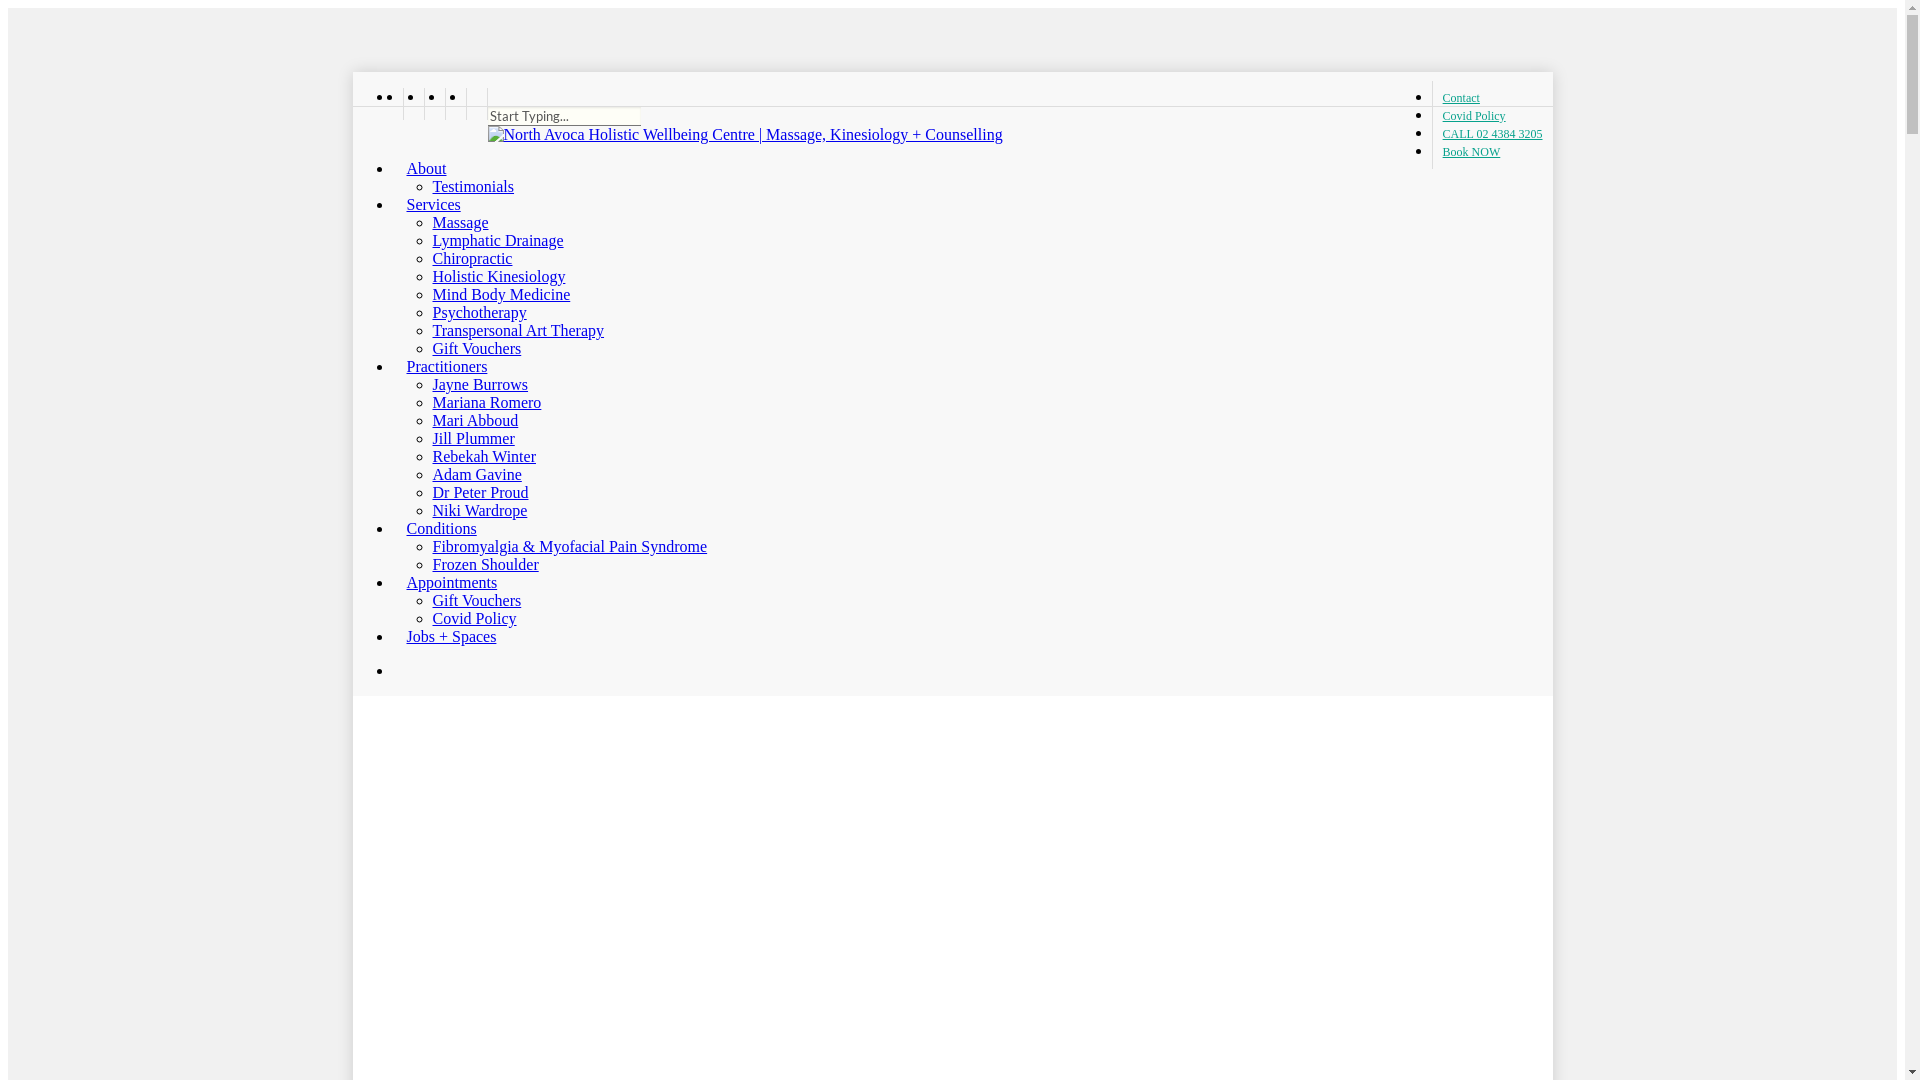  I want to click on 'About', so click(392, 167).